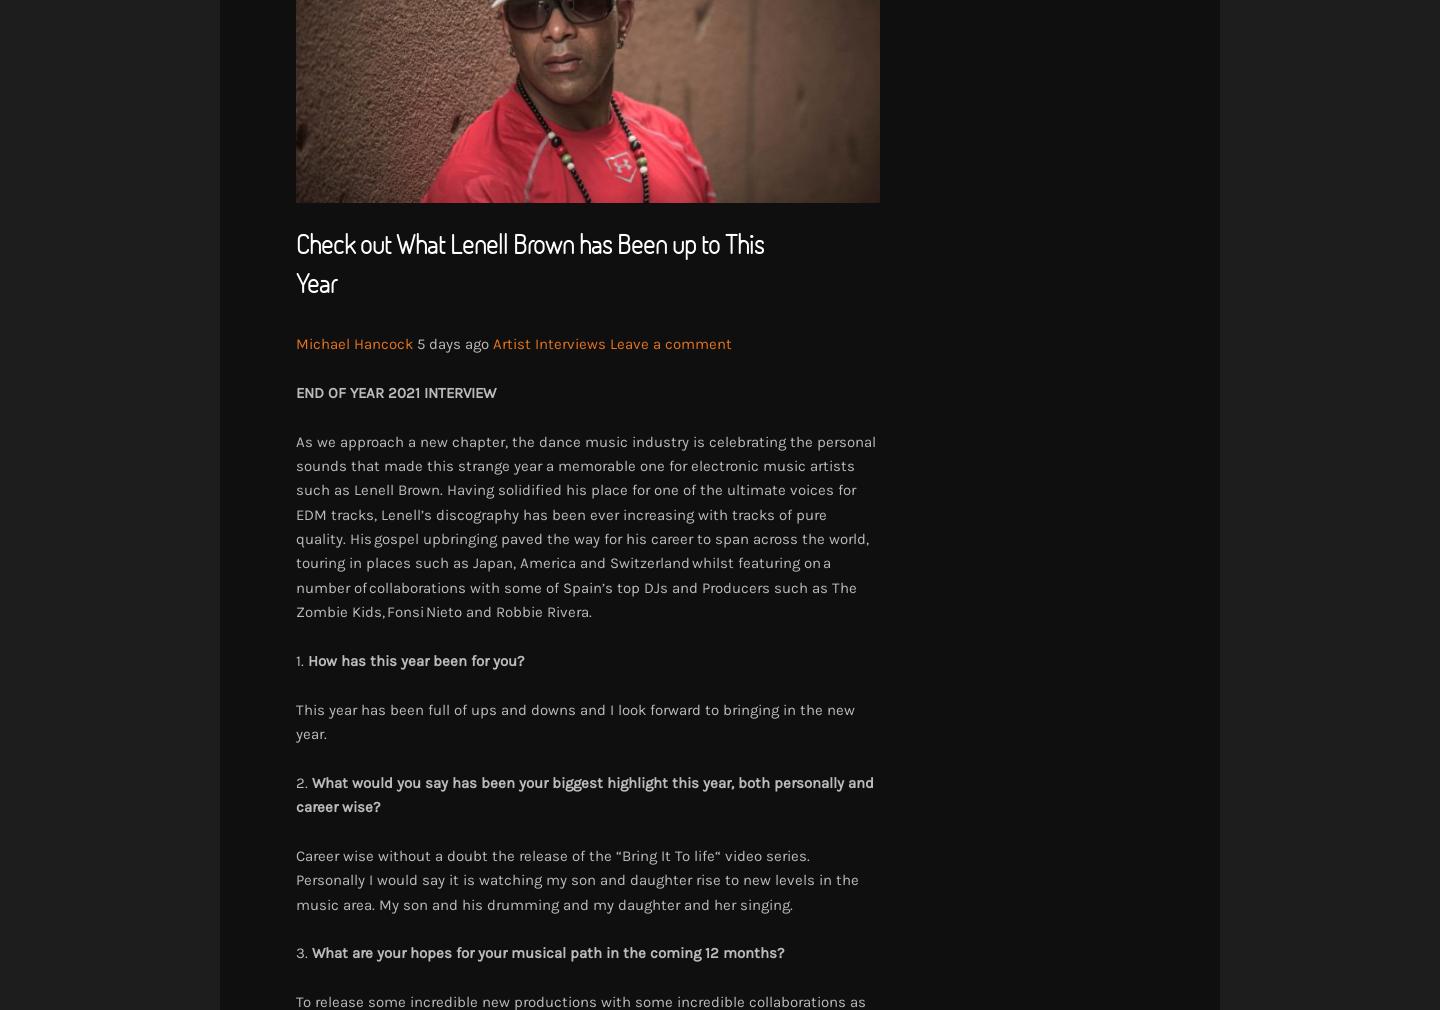  I want to click on '2.', so click(303, 782).